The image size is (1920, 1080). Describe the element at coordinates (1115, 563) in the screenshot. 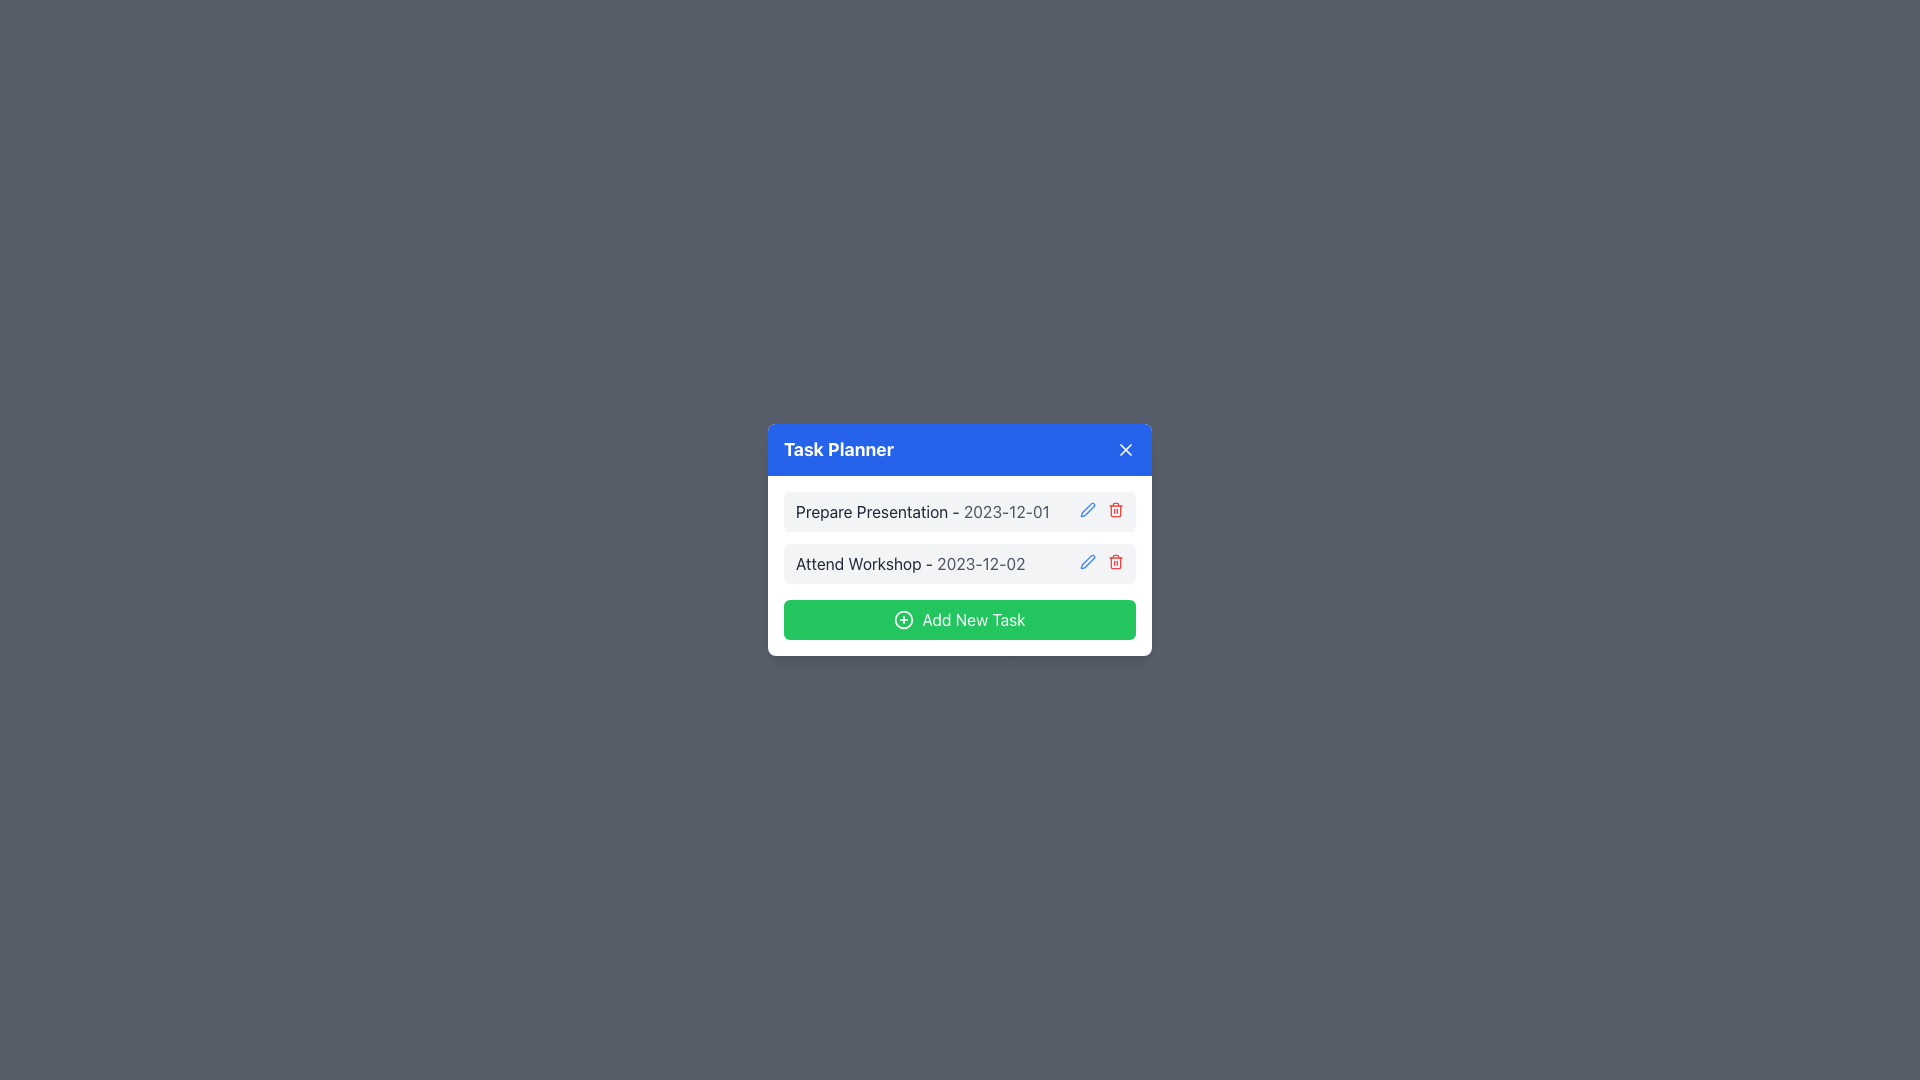

I see `the outline of the trash can icon, which is commonly used for deletion and is located near the center of the interface adjacent to task items like 'Prepare Presentation' and 'Attend Workshop'` at that location.